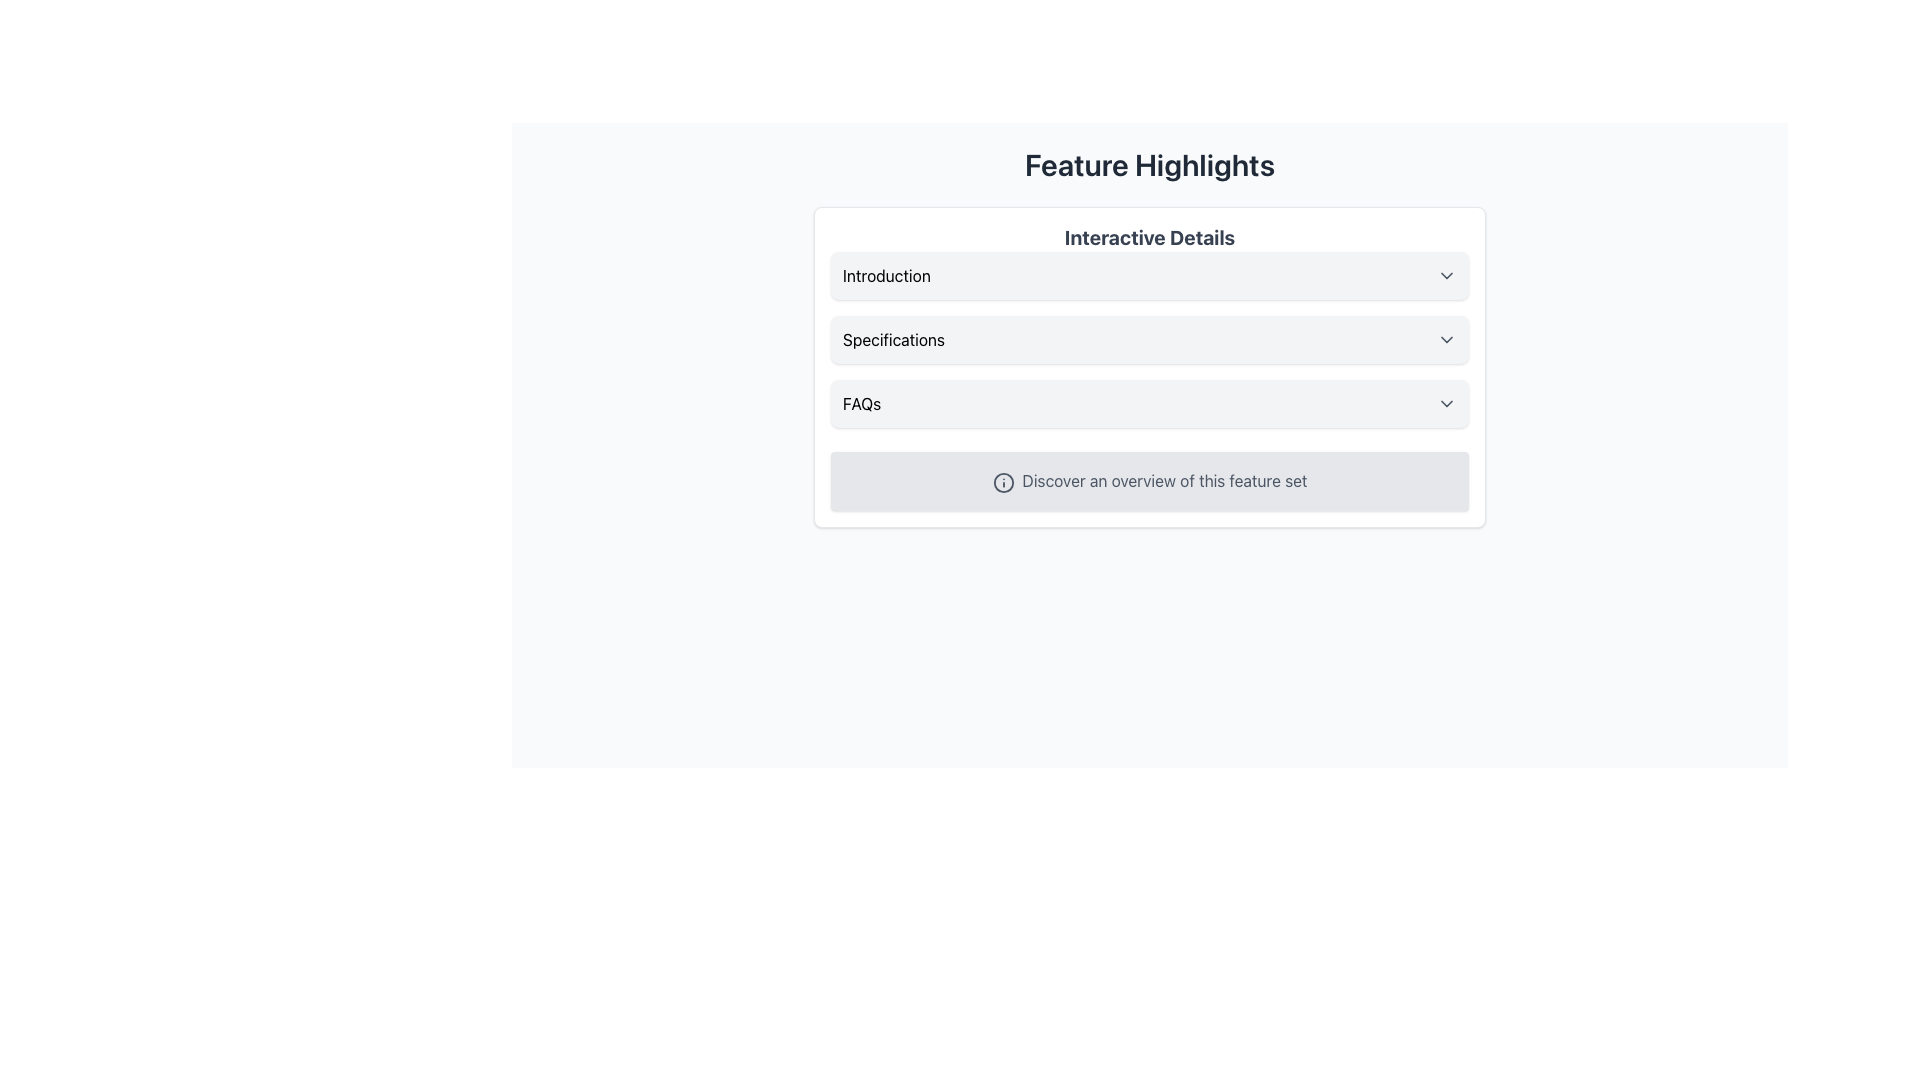 This screenshot has width=1920, height=1080. I want to click on text displayed in the descriptive message located inside a gray-bordered region at the bottom of the 'Interactive Details' section, next to an icon on its left, so click(1165, 481).